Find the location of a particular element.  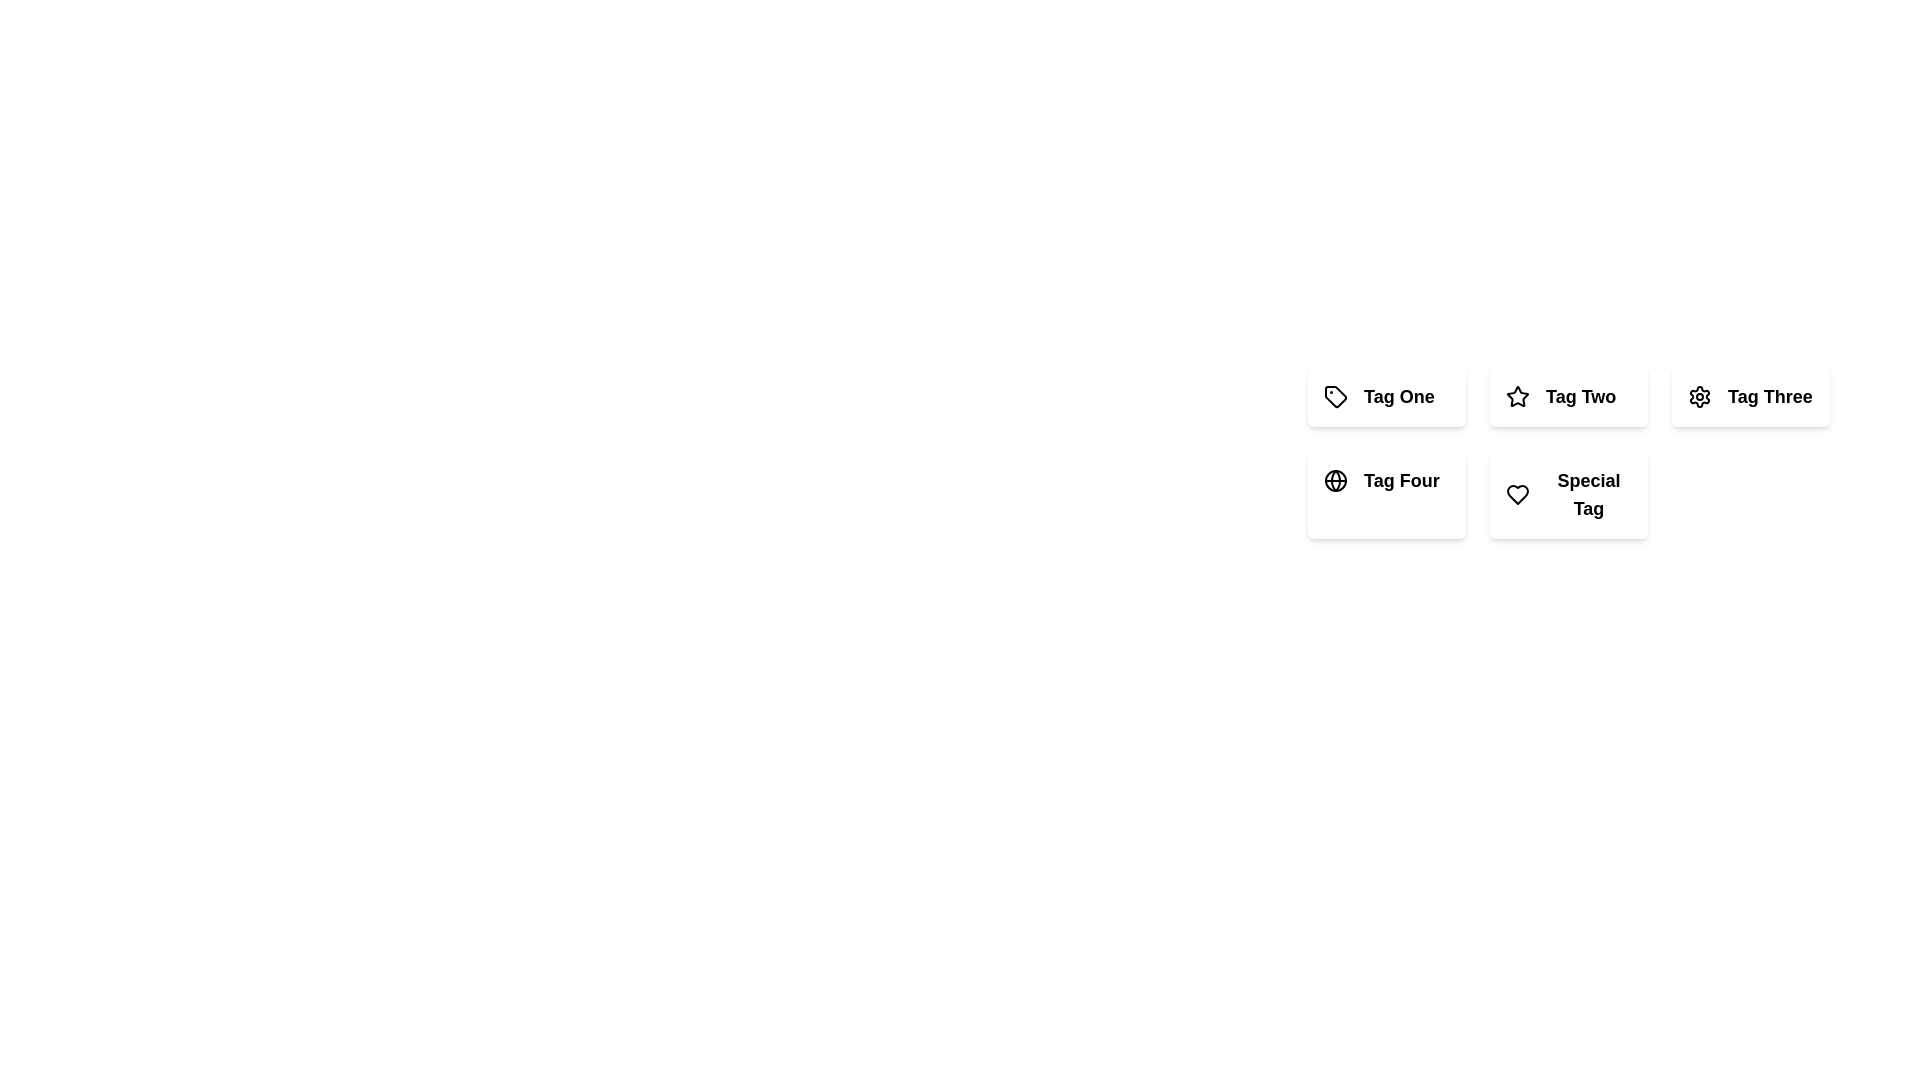

the graphic icon shaped like a tag, which is outlined with a thick black stroke and positioned near the text label 'Tag One' in the top-left corner of the grid of tagged icons is located at coordinates (1335, 397).